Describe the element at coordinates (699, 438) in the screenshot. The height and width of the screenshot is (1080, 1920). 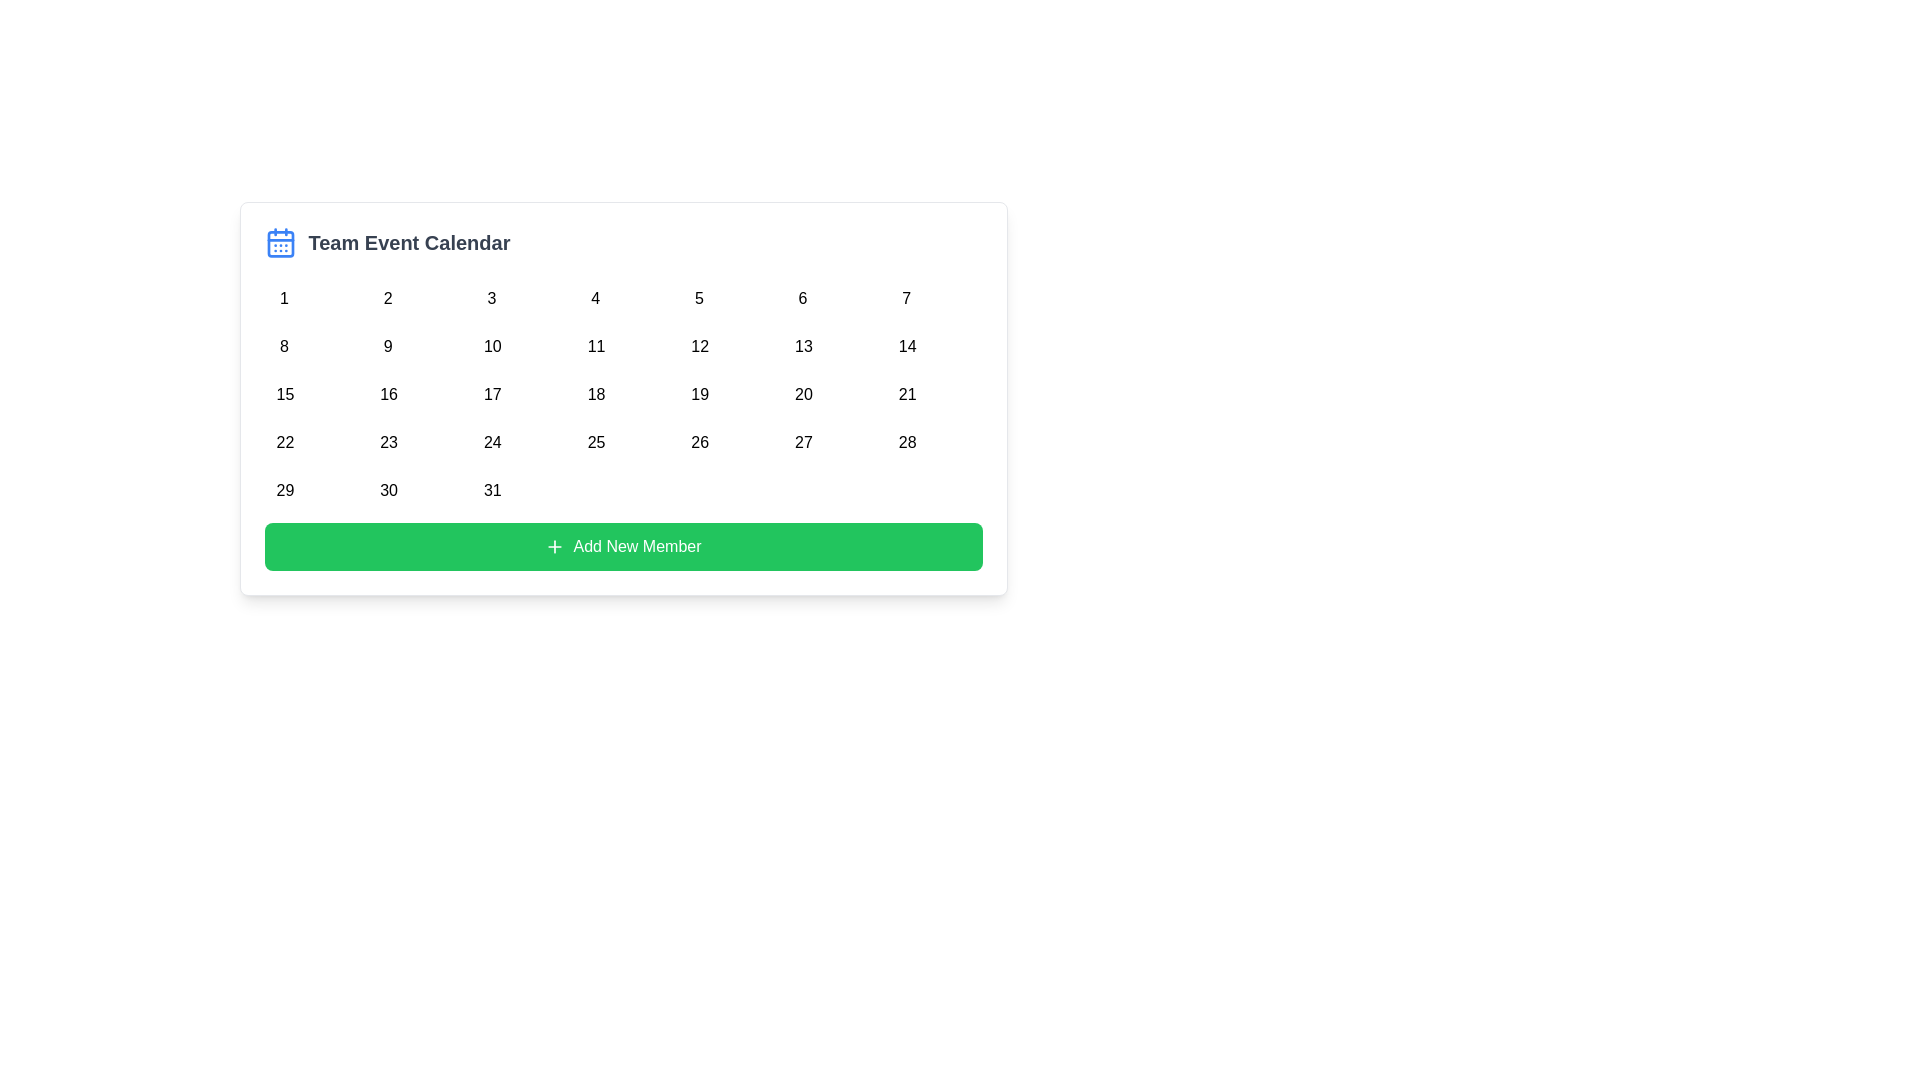
I see `the circular button labeled '26'` at that location.